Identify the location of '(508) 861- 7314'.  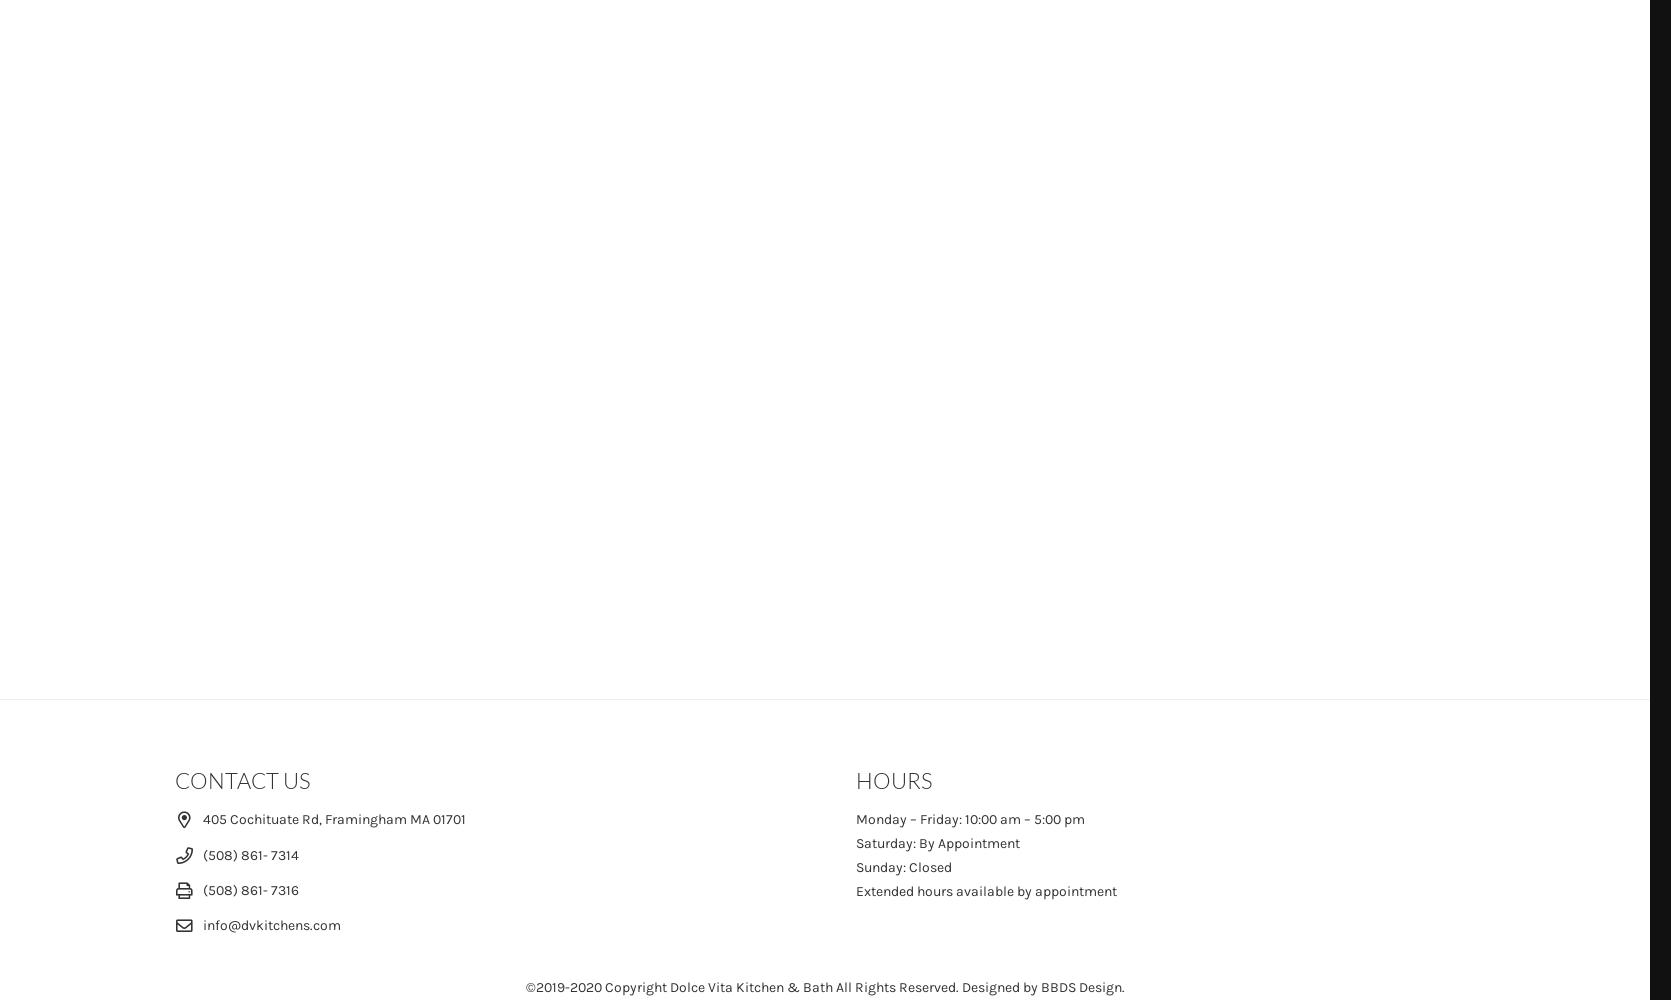
(250, 853).